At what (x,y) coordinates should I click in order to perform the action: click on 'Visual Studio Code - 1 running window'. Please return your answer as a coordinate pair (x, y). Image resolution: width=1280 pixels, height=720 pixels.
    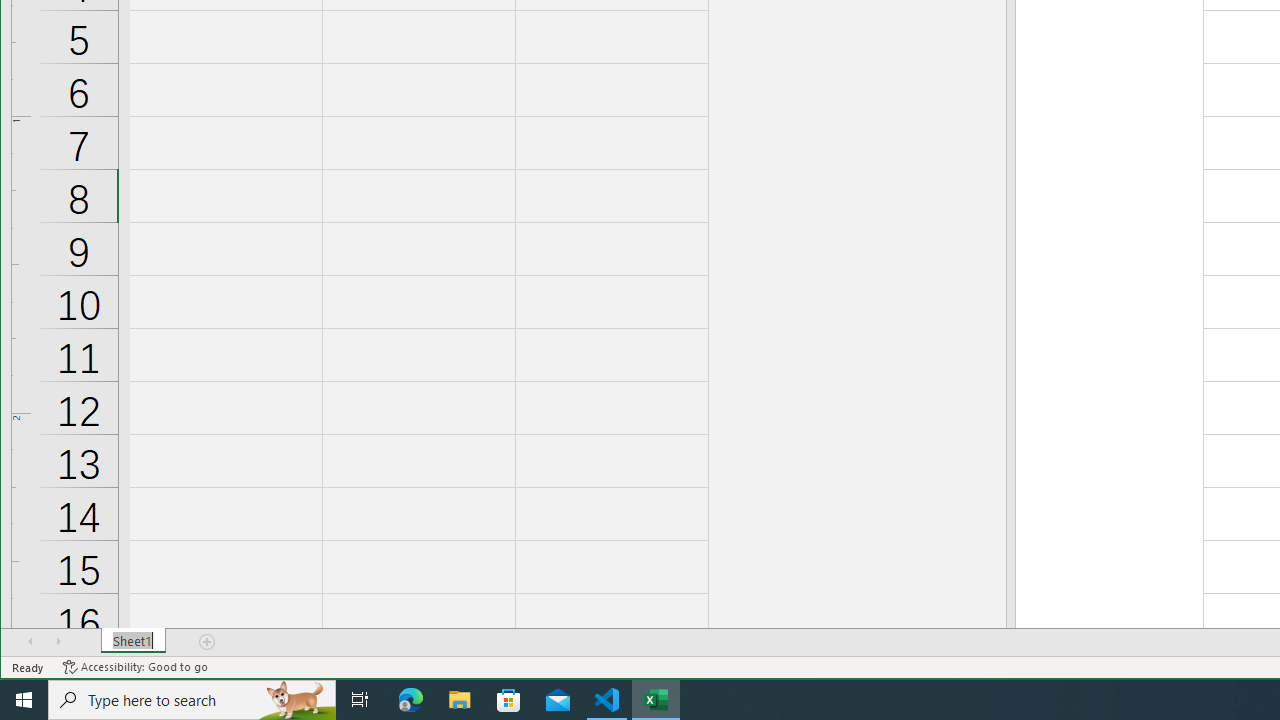
    Looking at the image, I should click on (606, 698).